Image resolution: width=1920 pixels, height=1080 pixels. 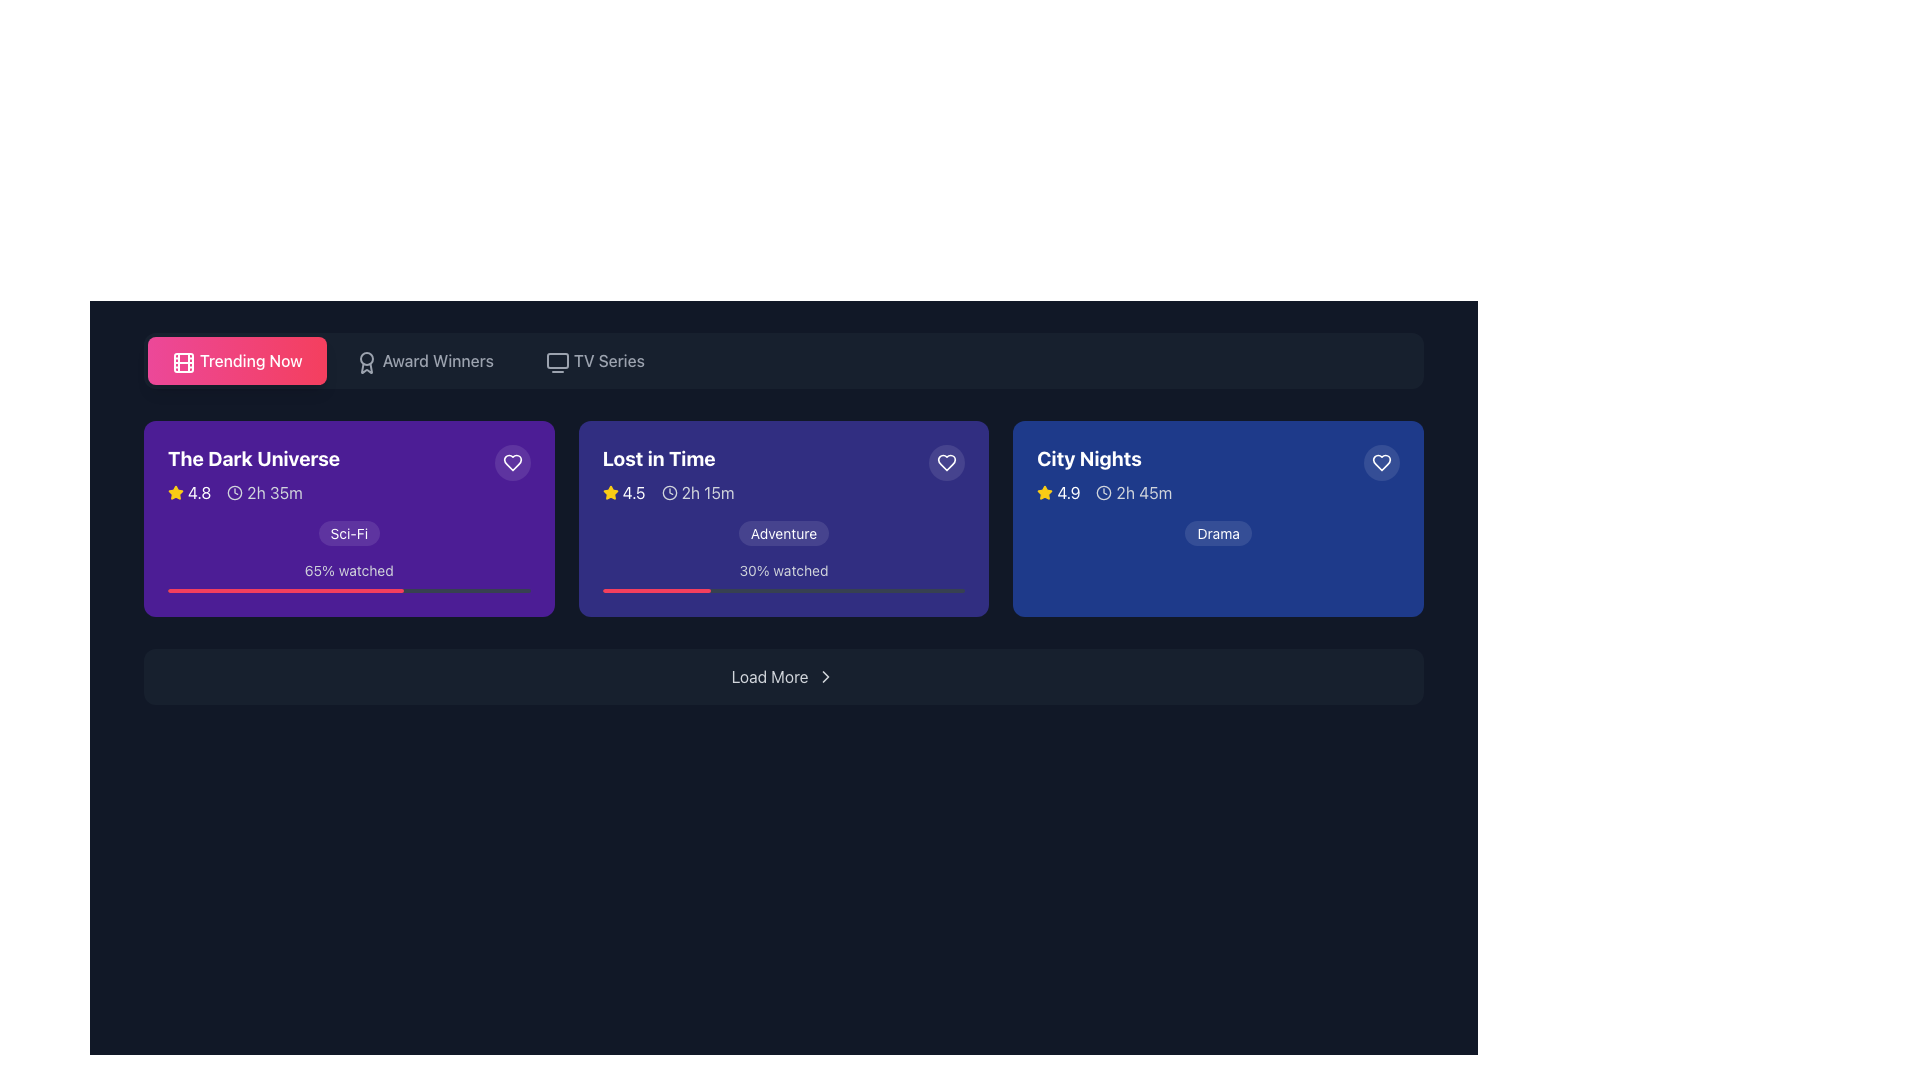 What do you see at coordinates (1088, 459) in the screenshot?
I see `the text label 'City Nights' displayed in a bold and large font size on a blue background to trigger a tooltip or underline animation` at bounding box center [1088, 459].